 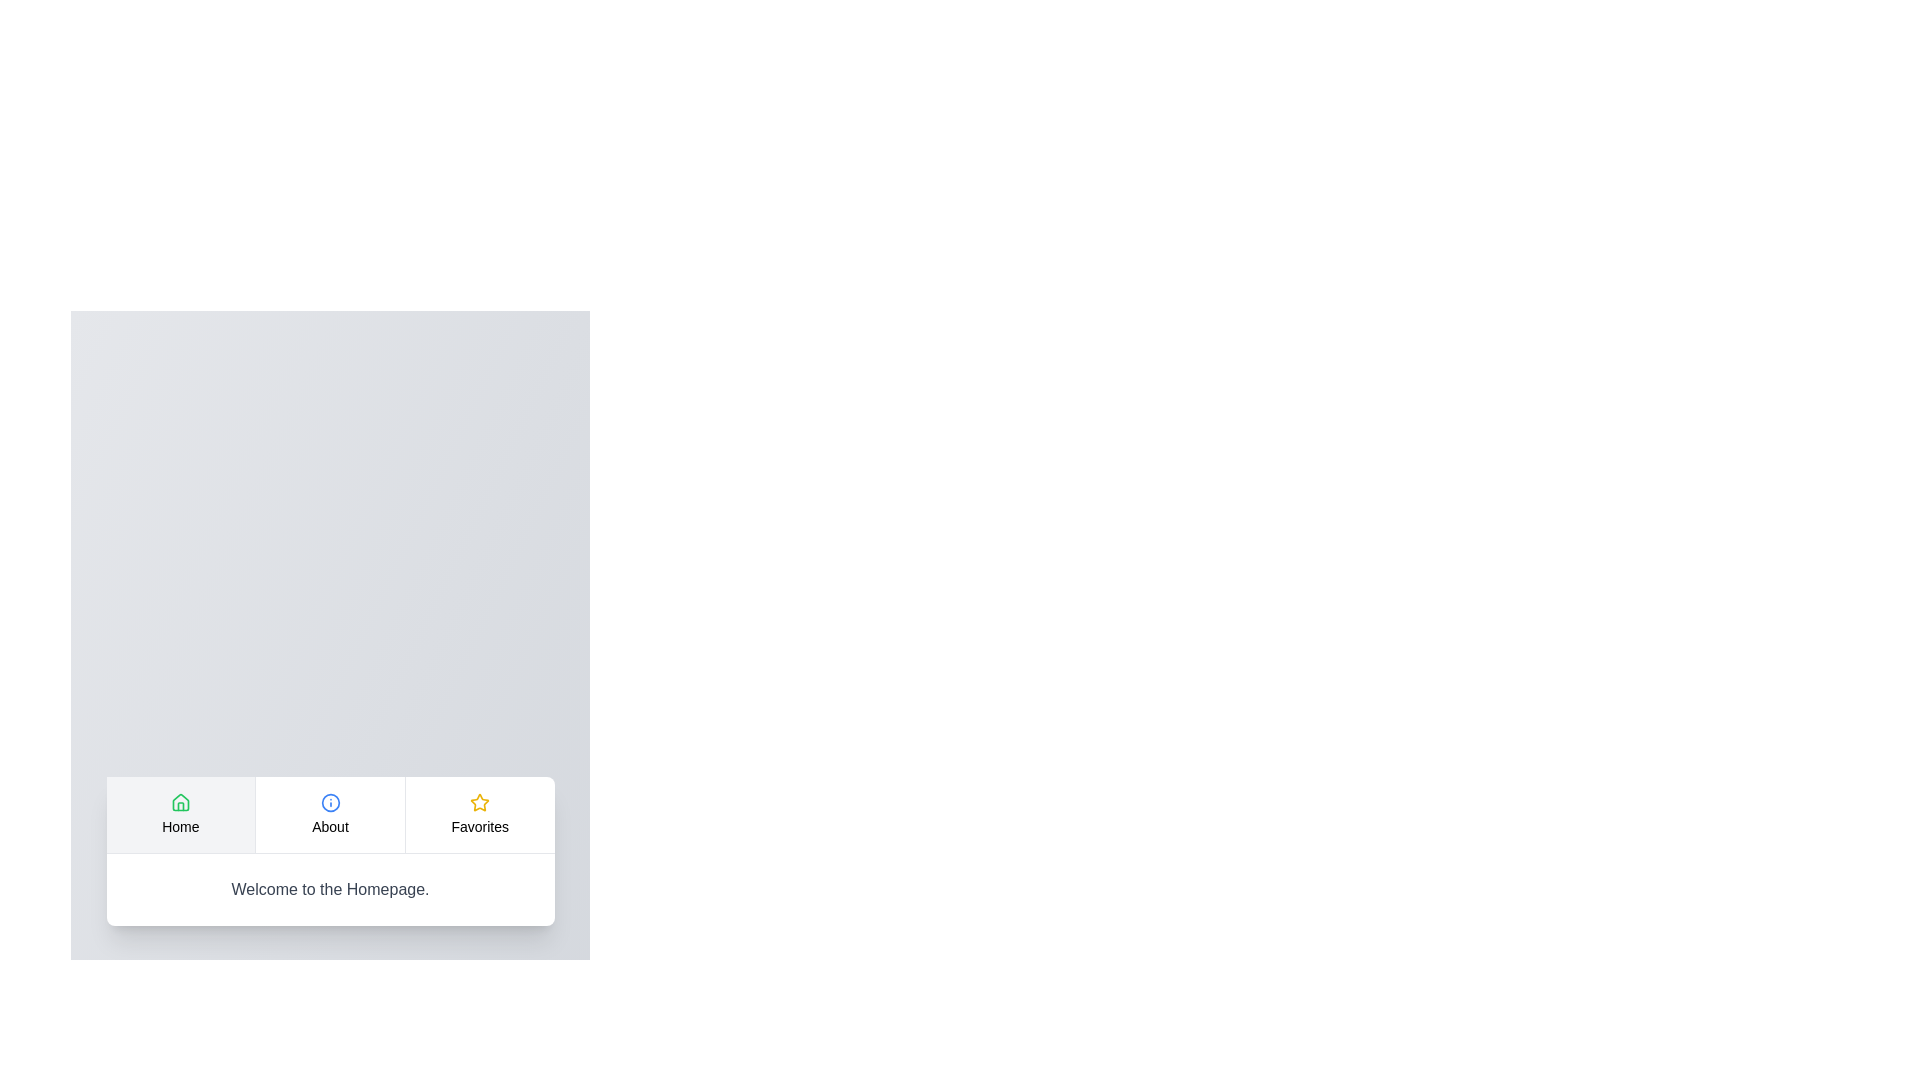 What do you see at coordinates (330, 814) in the screenshot?
I see `the tab labeled About to display its description` at bounding box center [330, 814].